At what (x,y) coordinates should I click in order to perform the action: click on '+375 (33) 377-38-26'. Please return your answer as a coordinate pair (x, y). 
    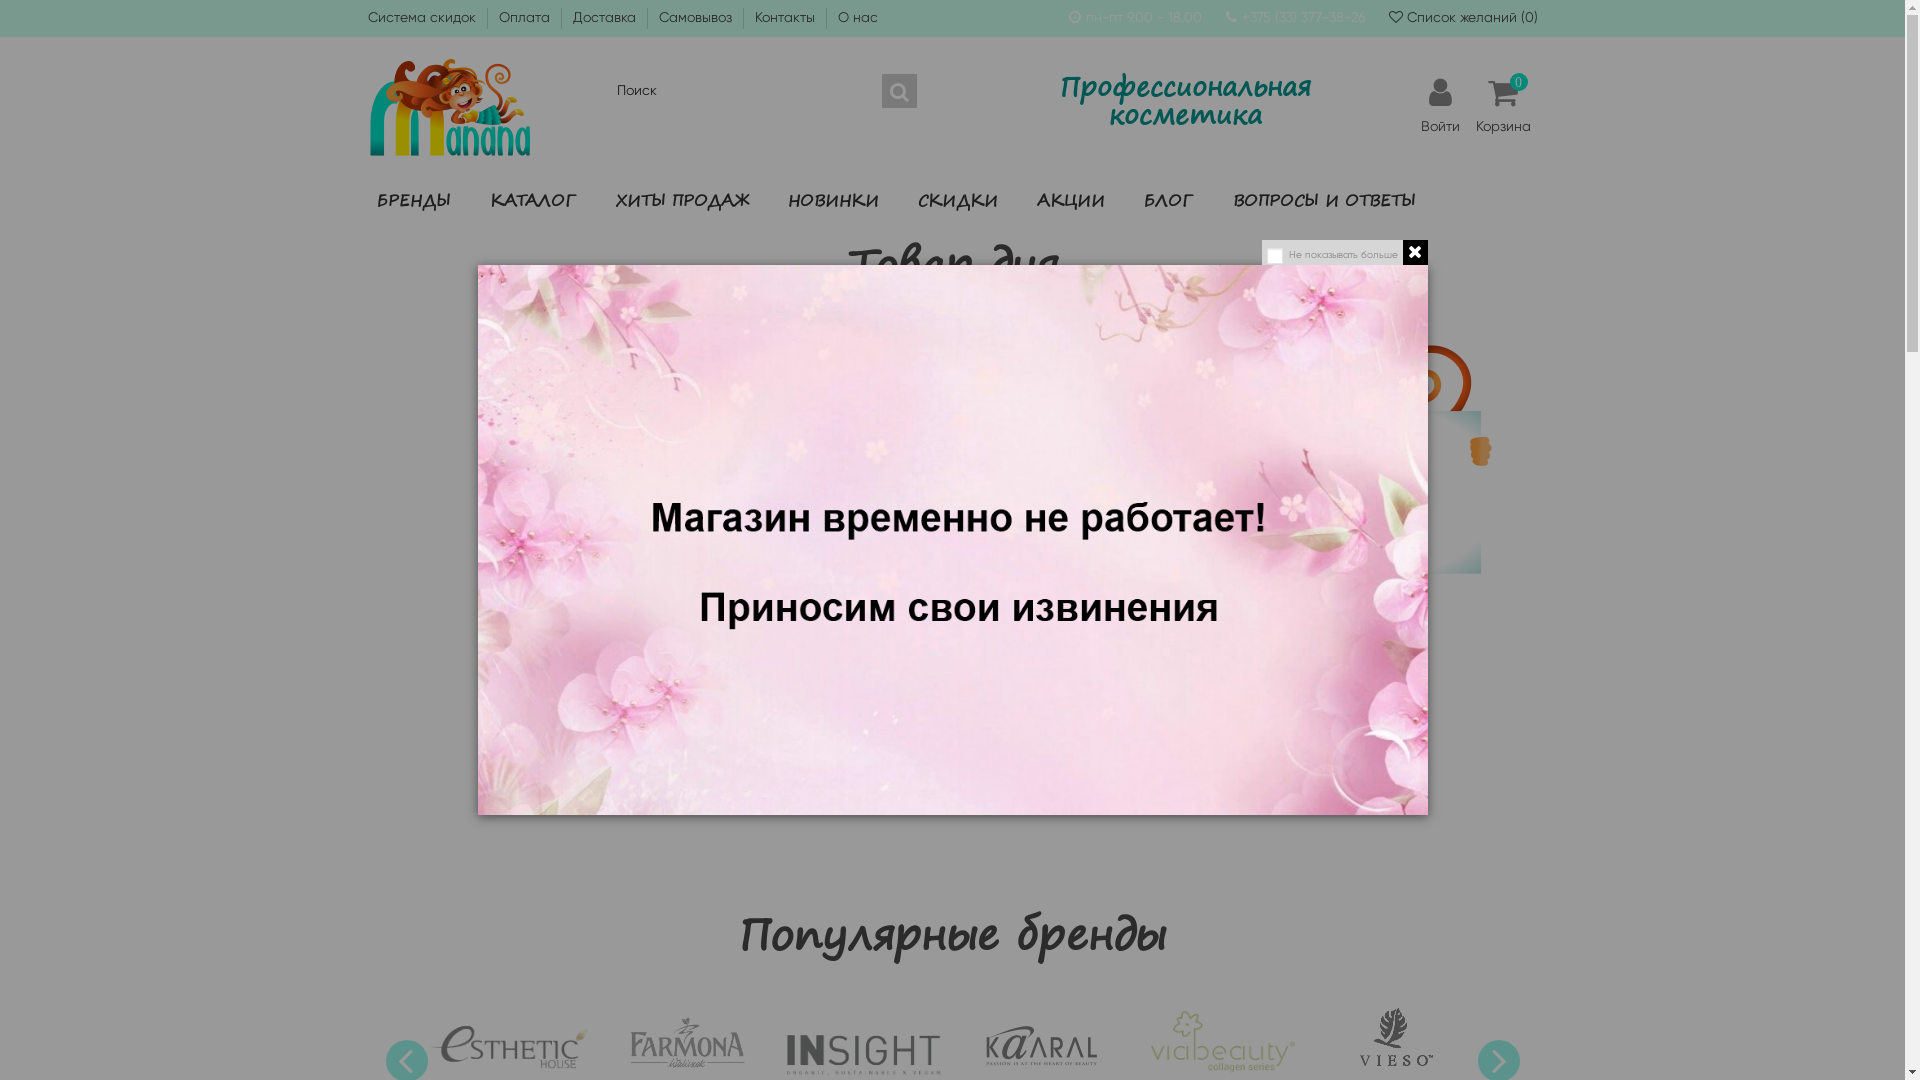
    Looking at the image, I should click on (1303, 16).